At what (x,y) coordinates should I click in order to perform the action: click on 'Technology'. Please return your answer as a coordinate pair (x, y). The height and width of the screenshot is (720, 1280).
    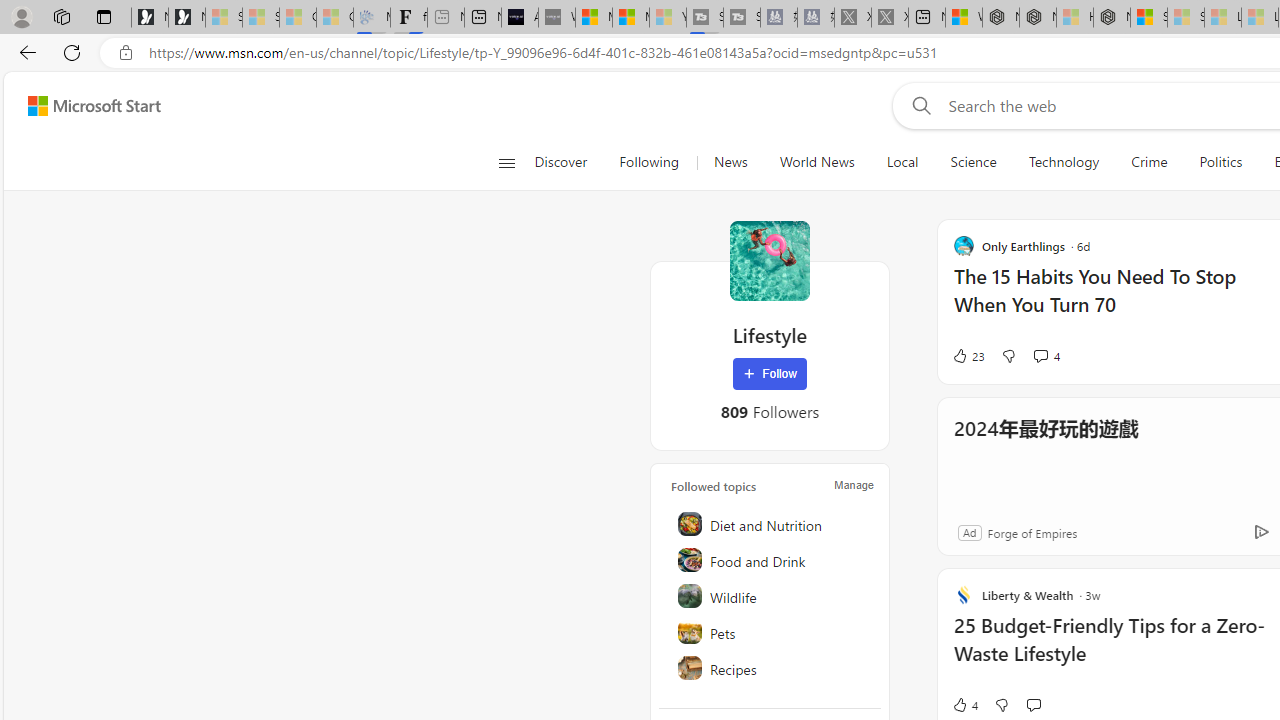
    Looking at the image, I should click on (1062, 162).